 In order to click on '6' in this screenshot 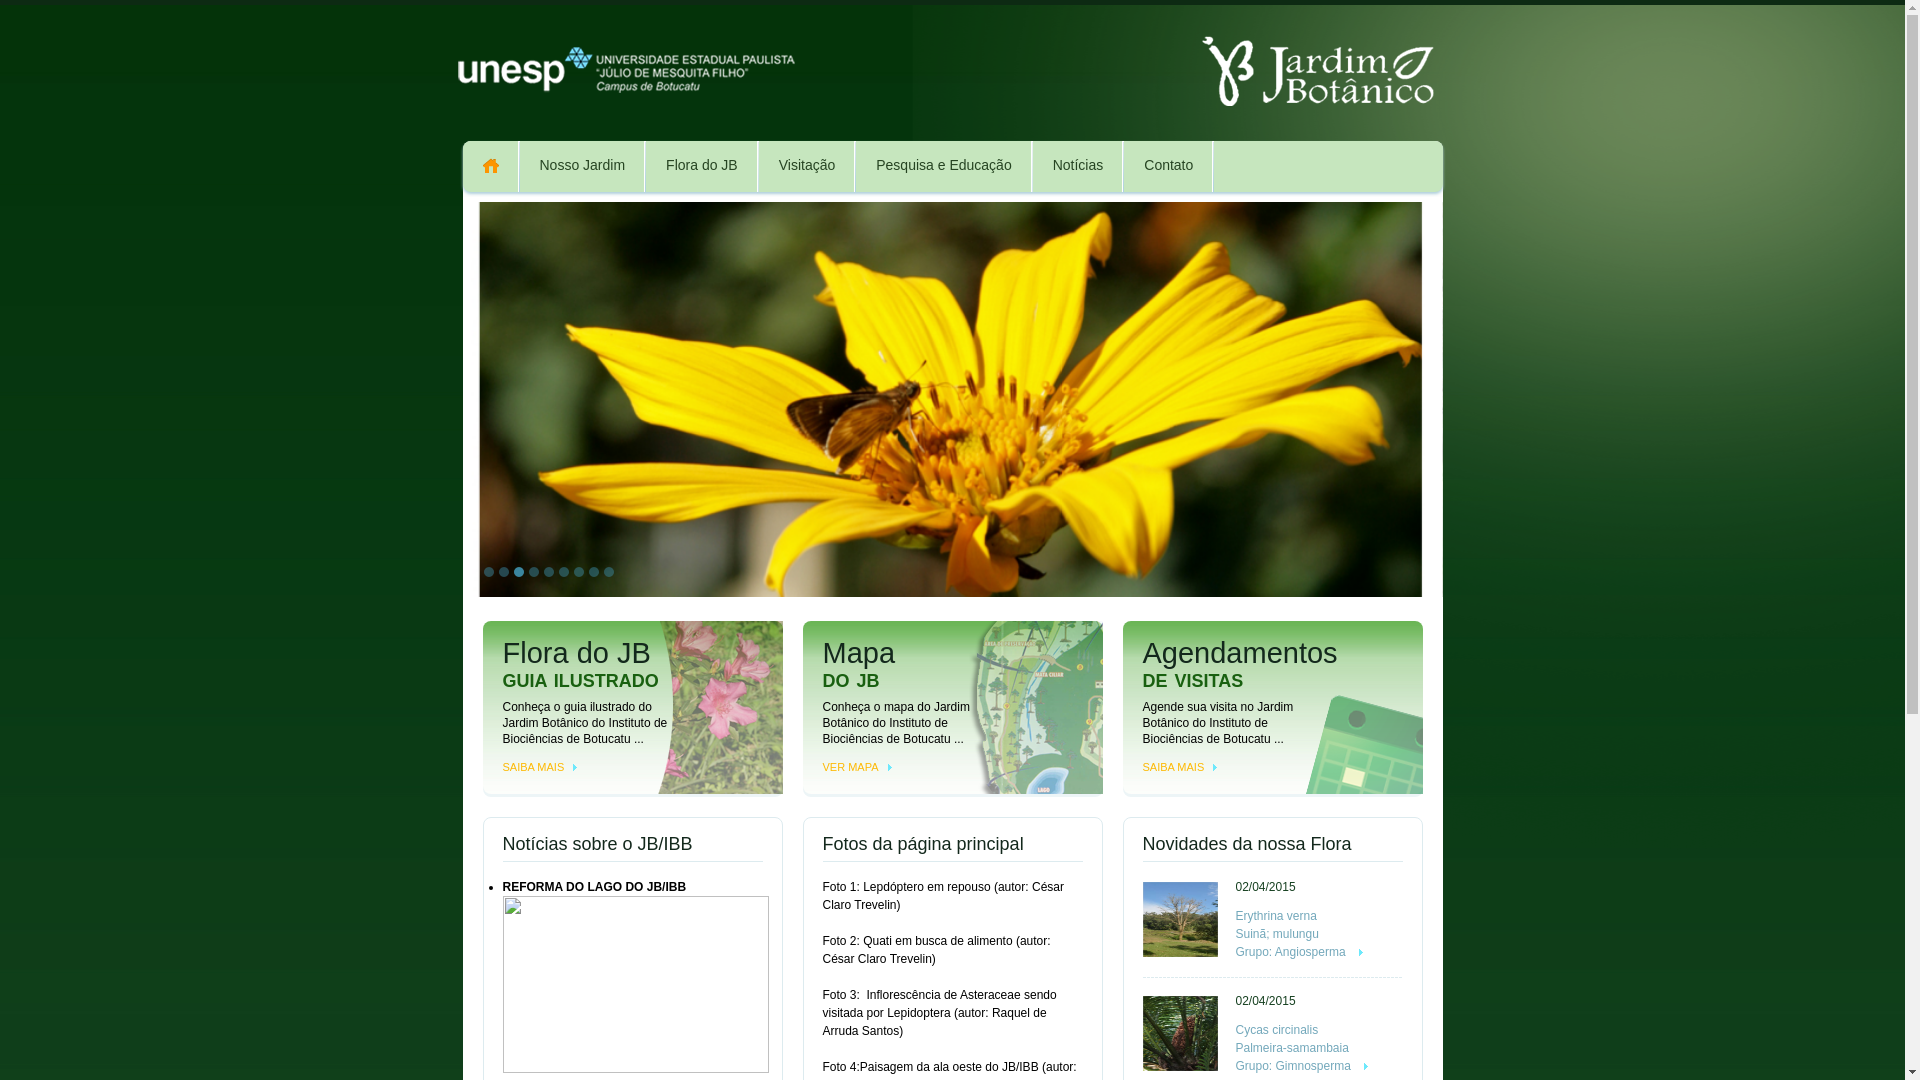, I will do `click(557, 571)`.